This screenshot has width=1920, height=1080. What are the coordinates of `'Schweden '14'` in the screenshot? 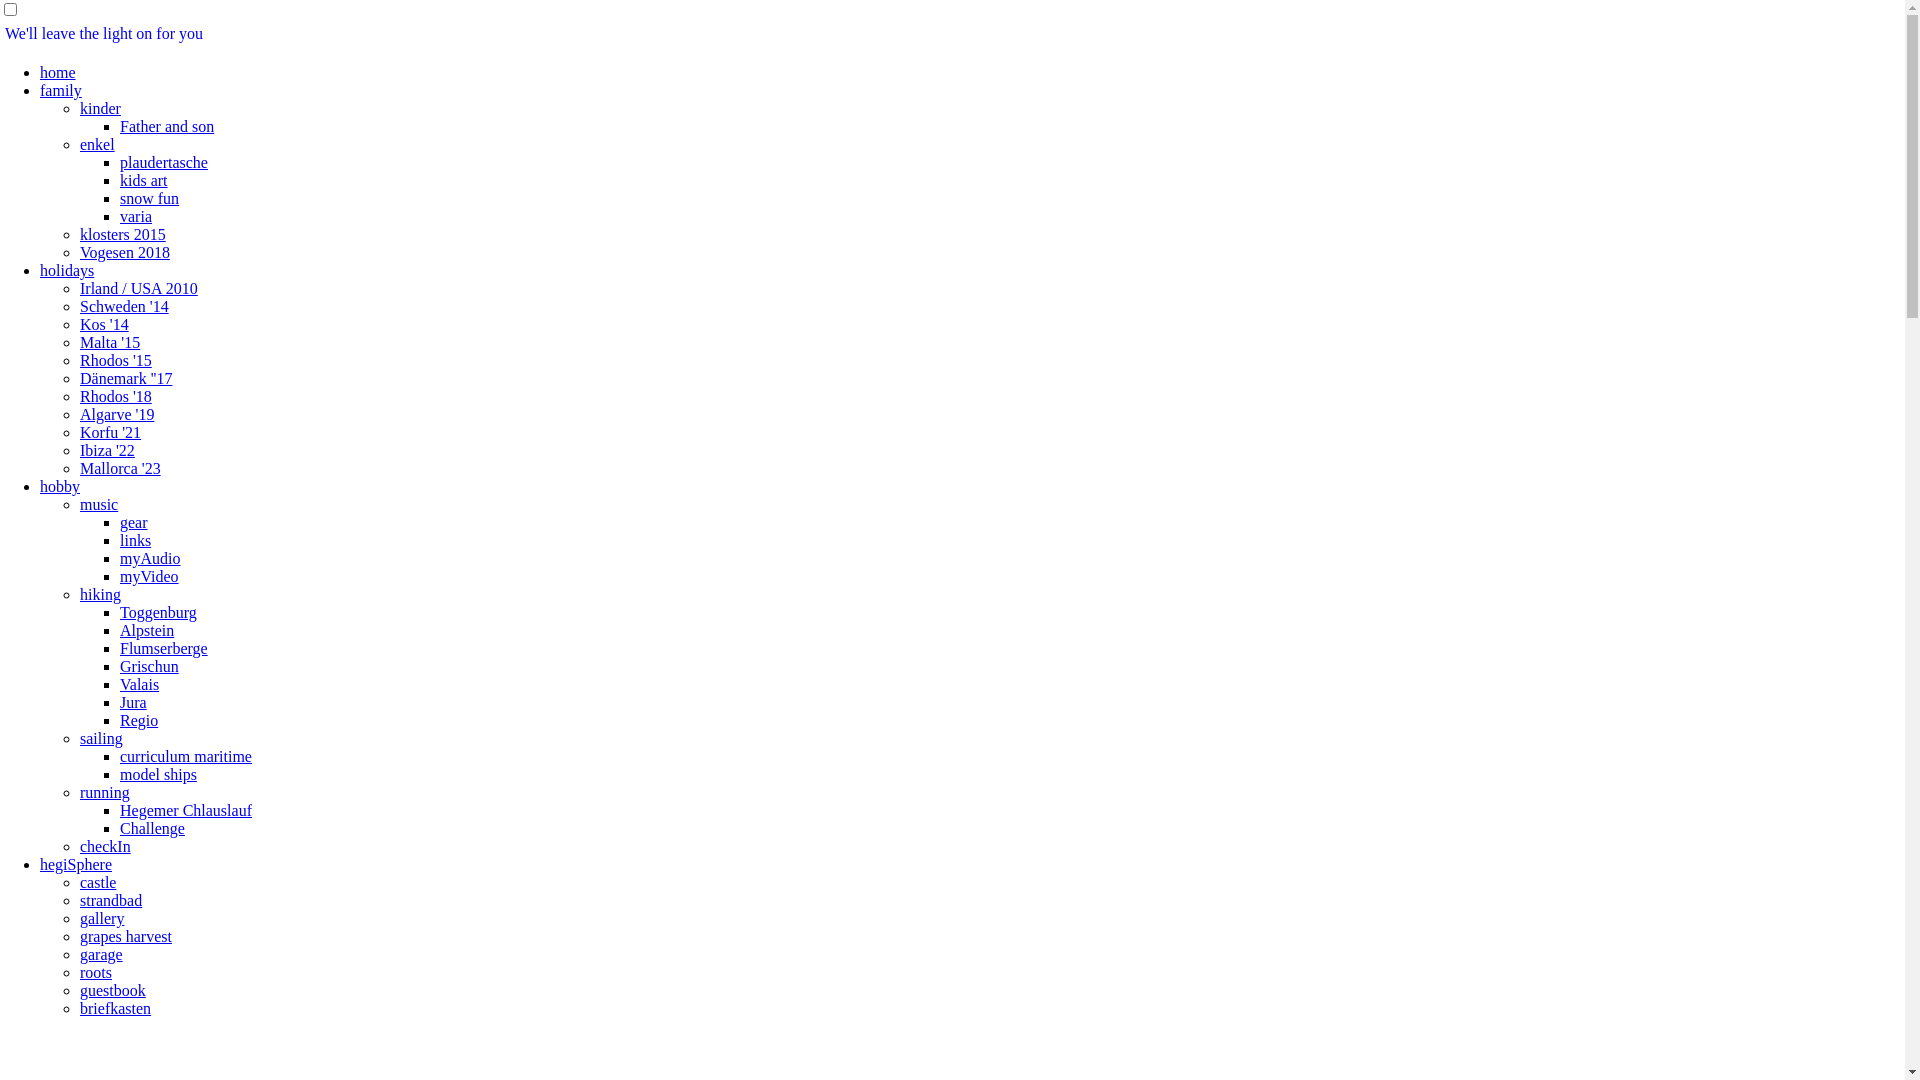 It's located at (123, 306).